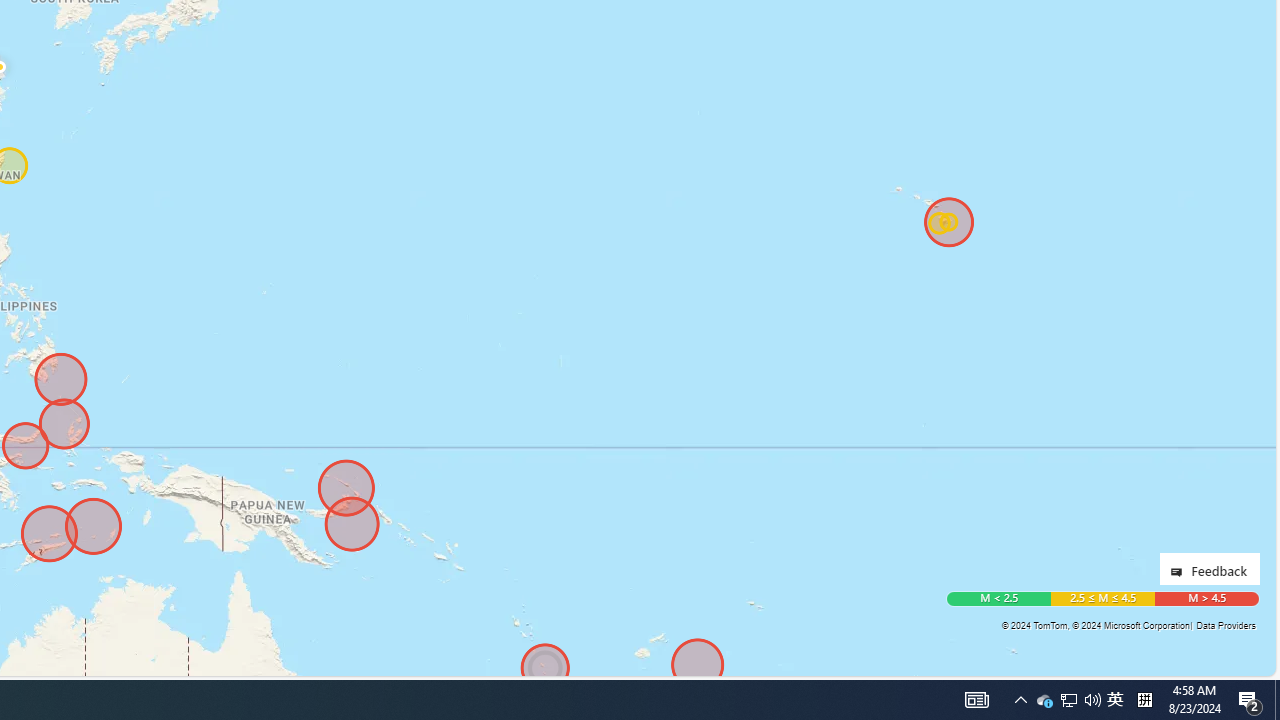 This screenshot has width=1280, height=720. Describe the element at coordinates (1208, 568) in the screenshot. I see `'Feedback'` at that location.